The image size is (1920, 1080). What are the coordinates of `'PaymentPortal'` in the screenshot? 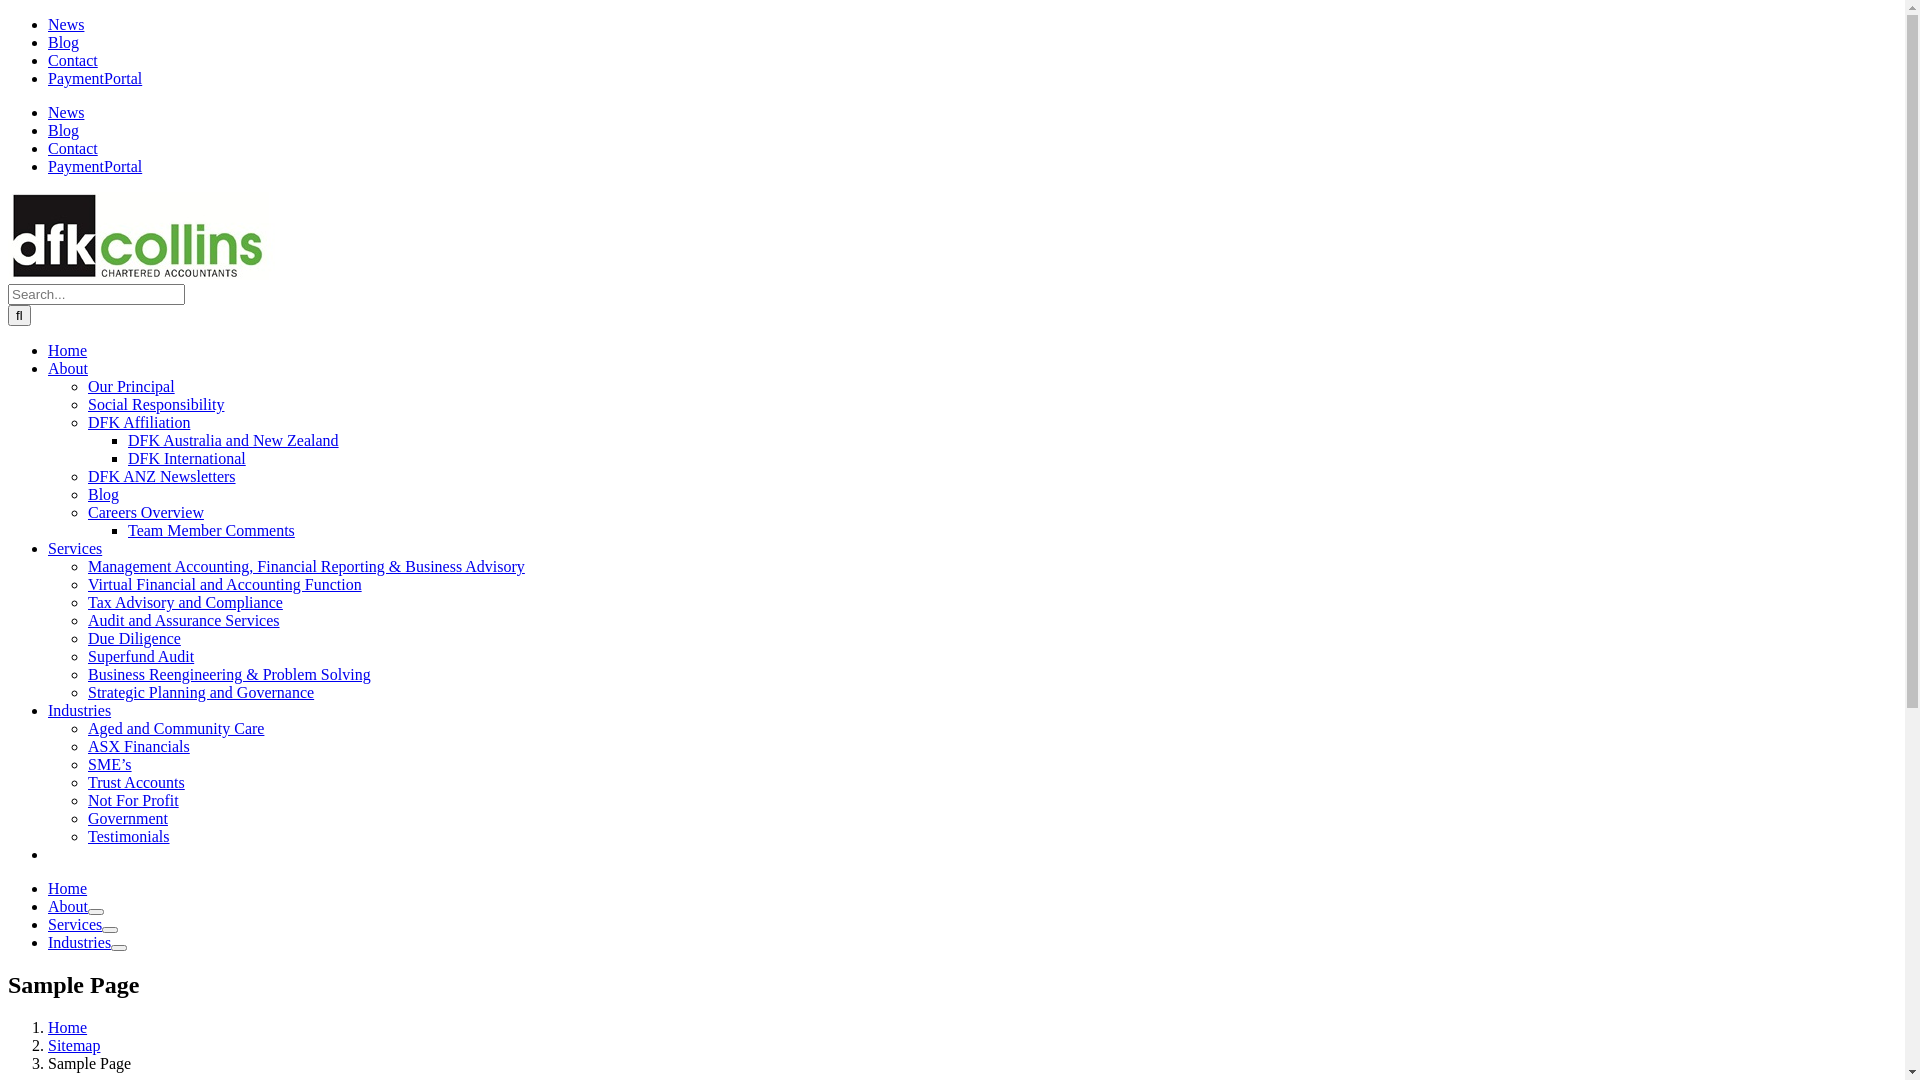 It's located at (94, 165).